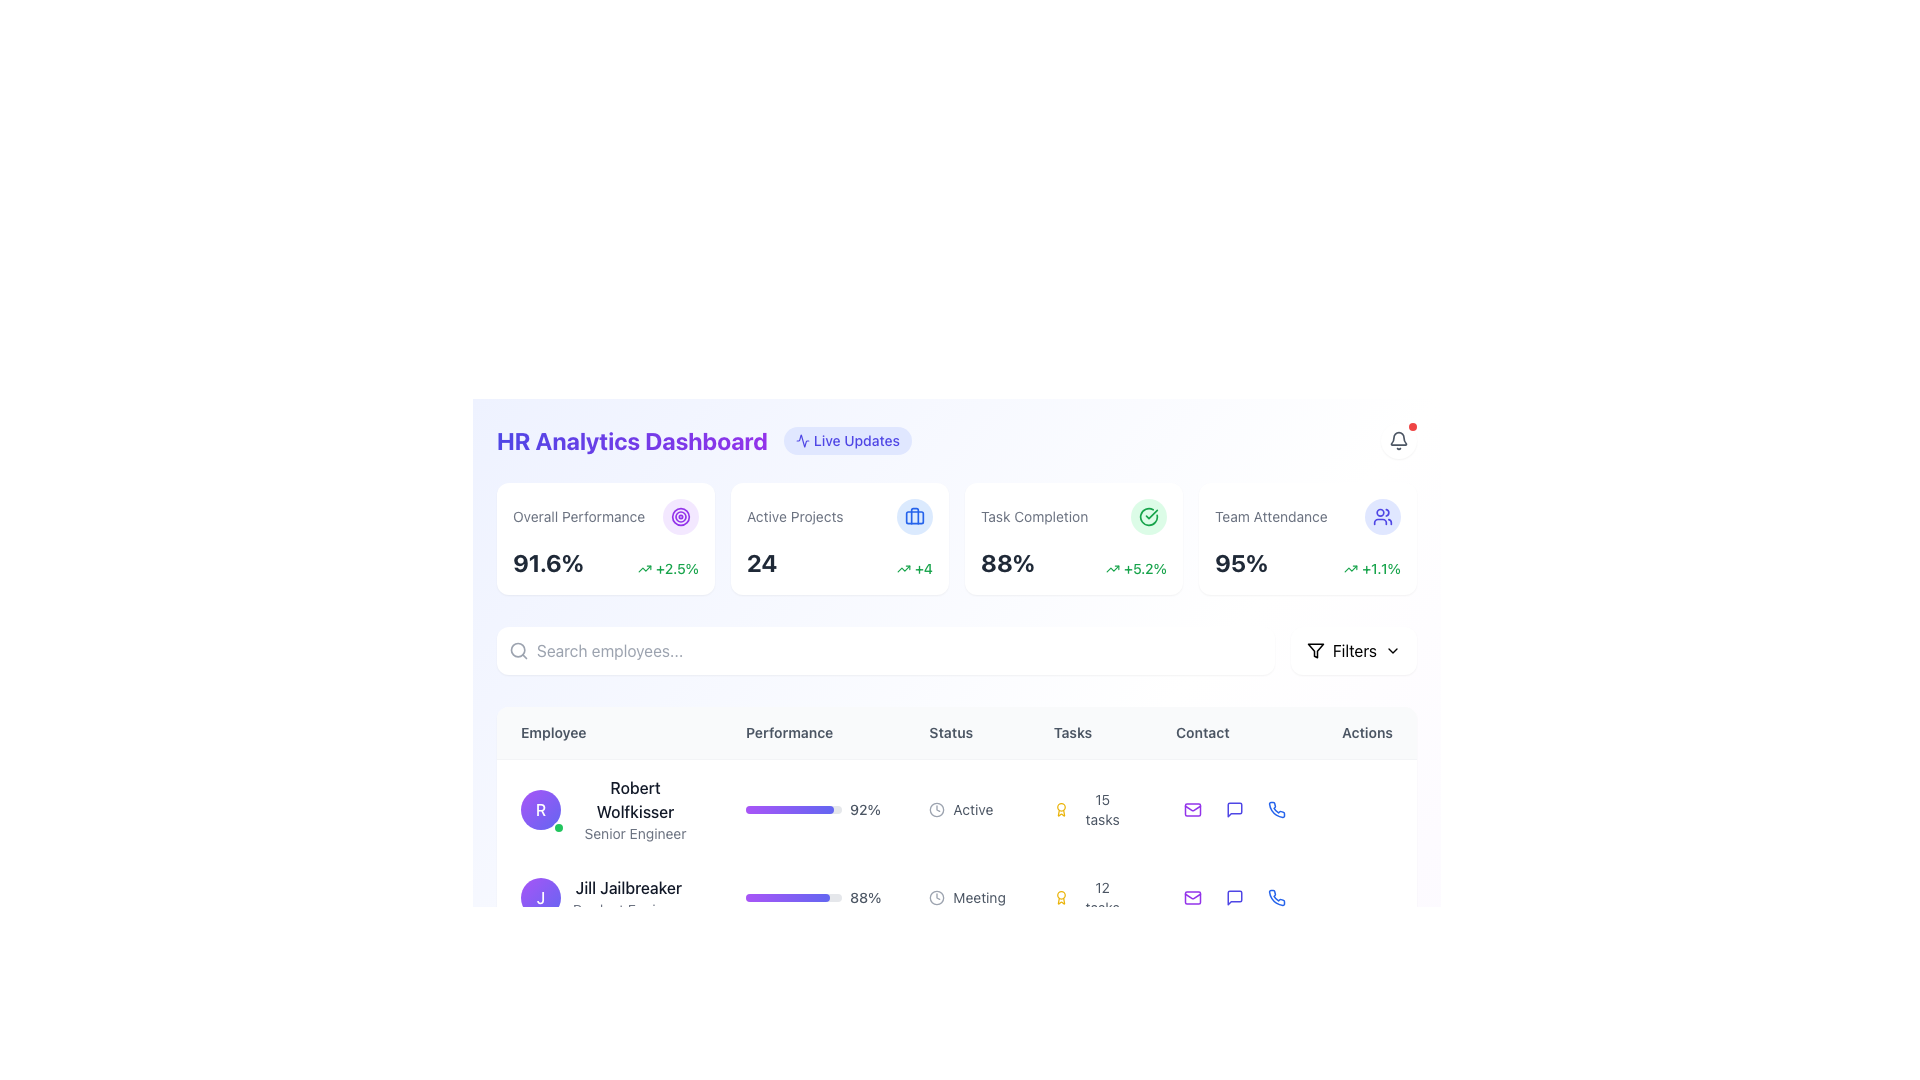 The height and width of the screenshot is (1080, 1920). Describe the element at coordinates (787, 897) in the screenshot. I see `the Progress bar in the second row of the performance section of the dashboard, which represents a performance metric visually through its length and color gradient` at that location.